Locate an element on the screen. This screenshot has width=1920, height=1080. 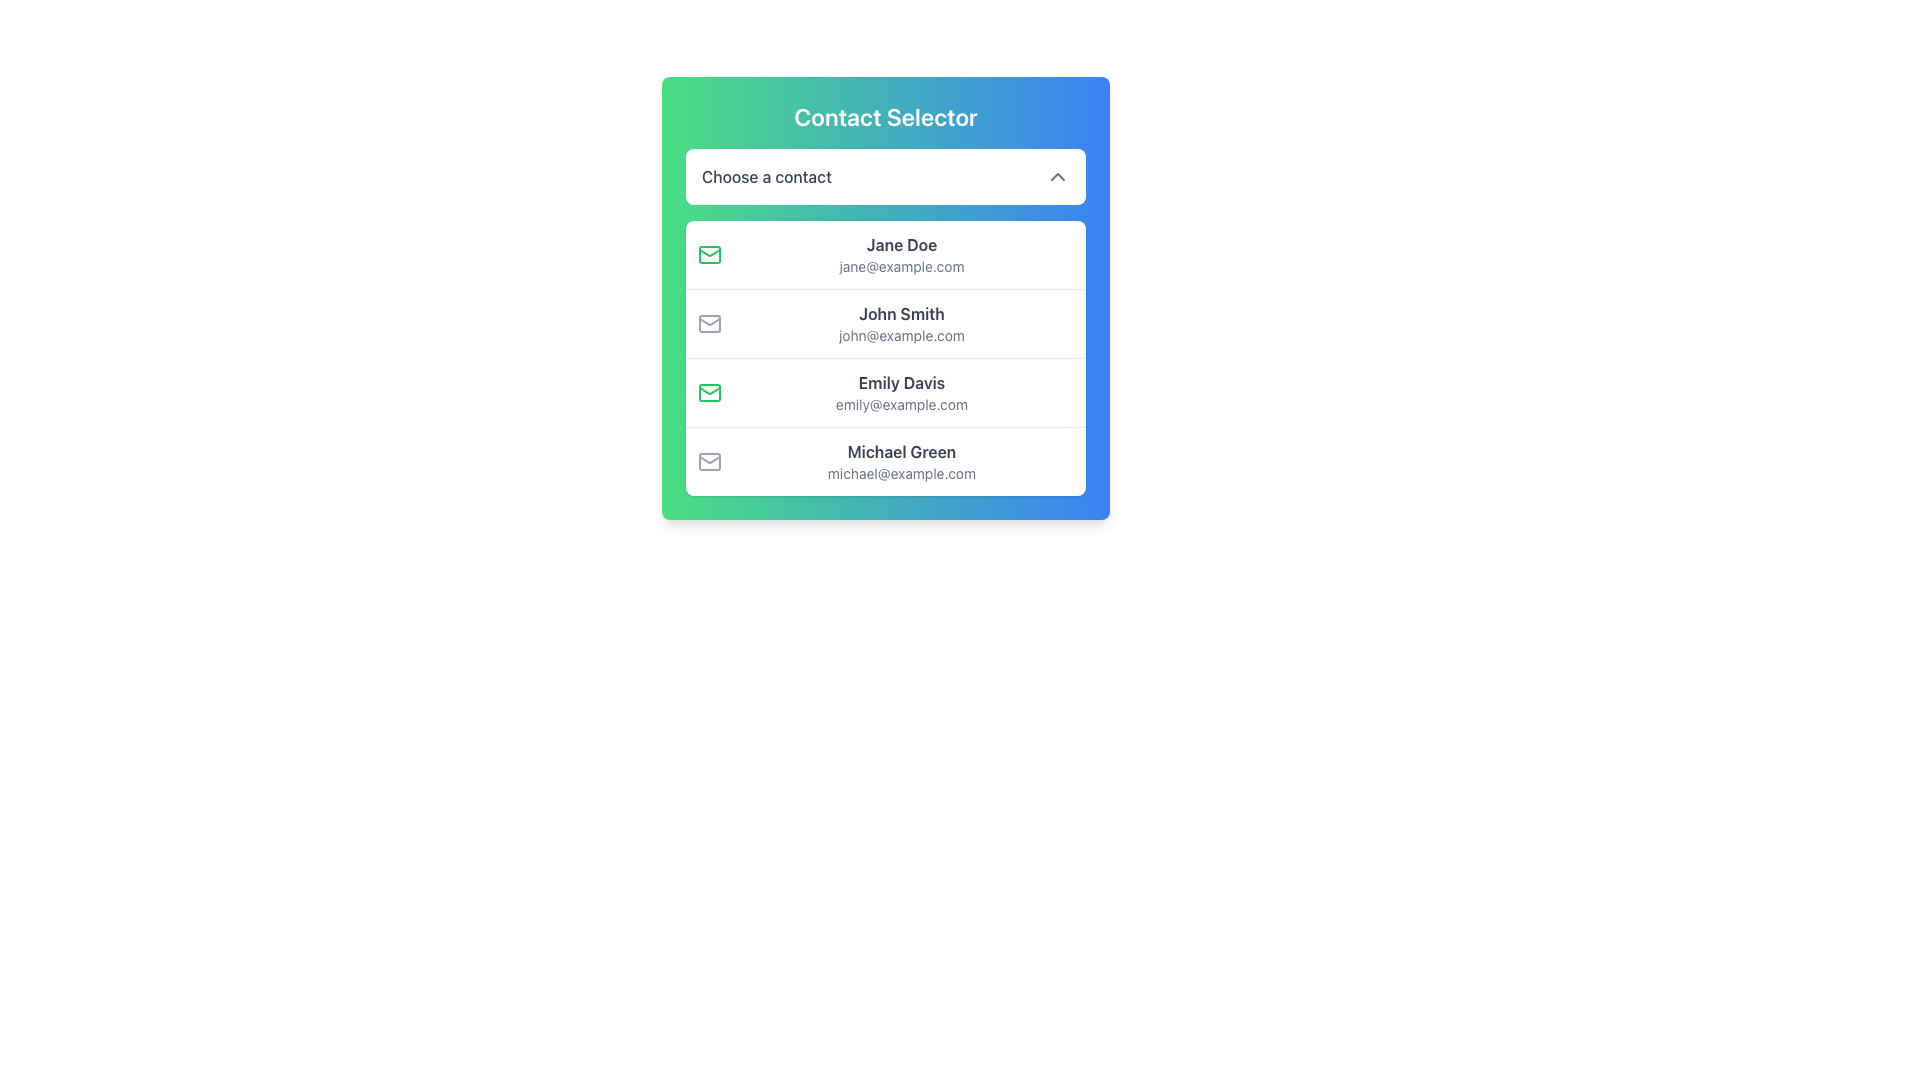
the text label displaying the email address 'michael@example.com', which is styled in a small gray font and located beneath the name label 'Michael Green' as the last item in a horizontal list of entries is located at coordinates (901, 474).